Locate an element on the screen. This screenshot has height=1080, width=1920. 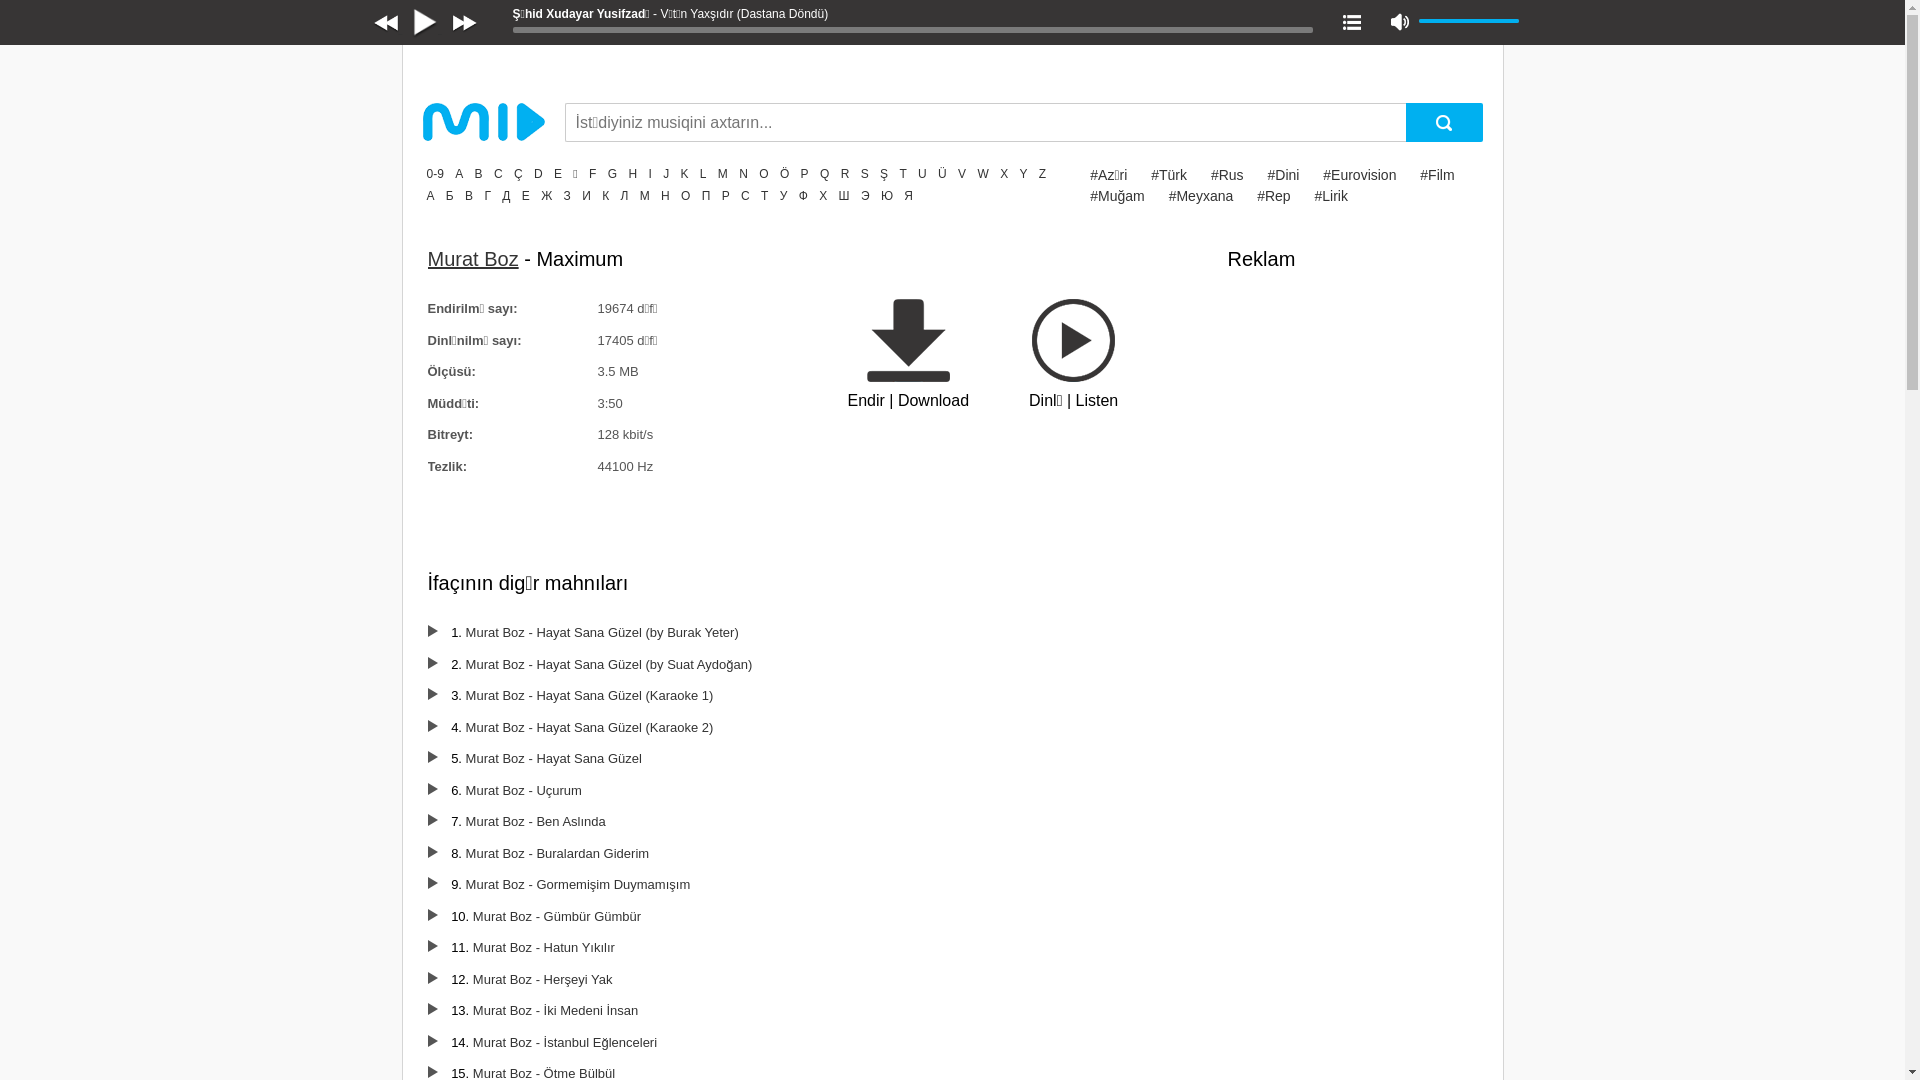
'R' is located at coordinates (845, 172).